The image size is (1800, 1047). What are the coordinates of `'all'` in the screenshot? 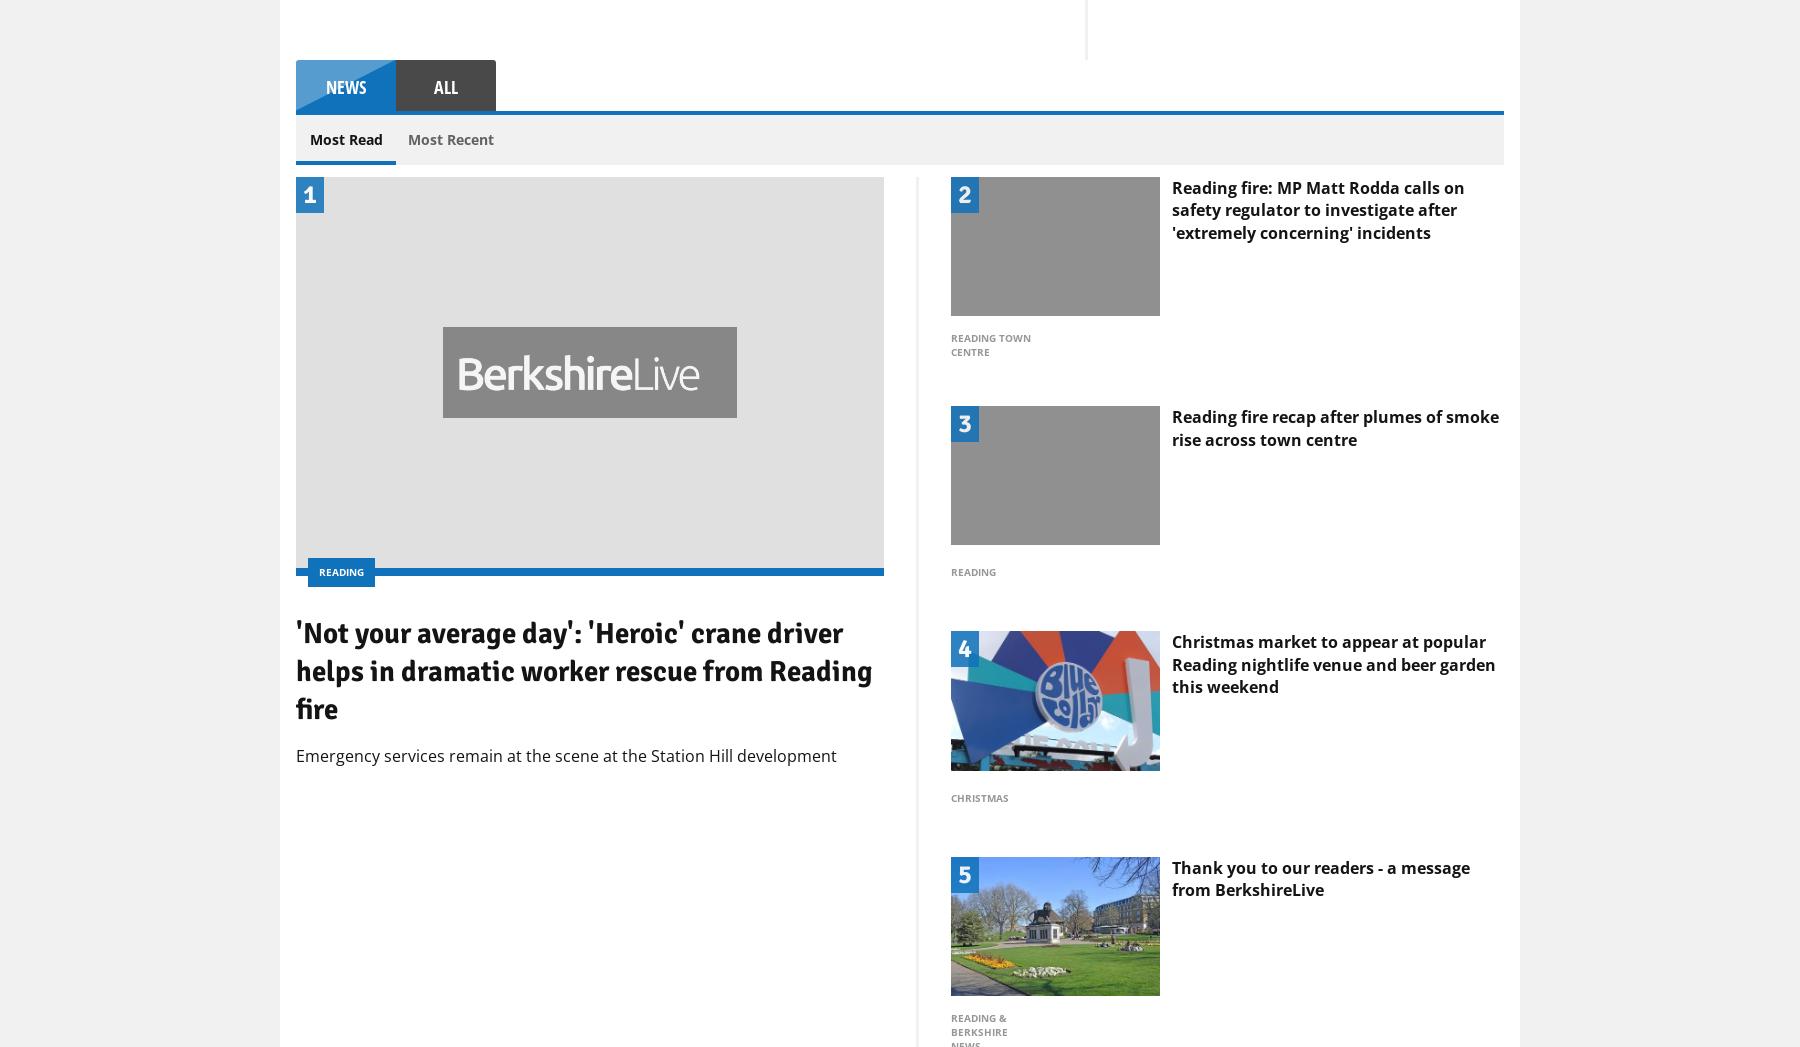 It's located at (446, 246).